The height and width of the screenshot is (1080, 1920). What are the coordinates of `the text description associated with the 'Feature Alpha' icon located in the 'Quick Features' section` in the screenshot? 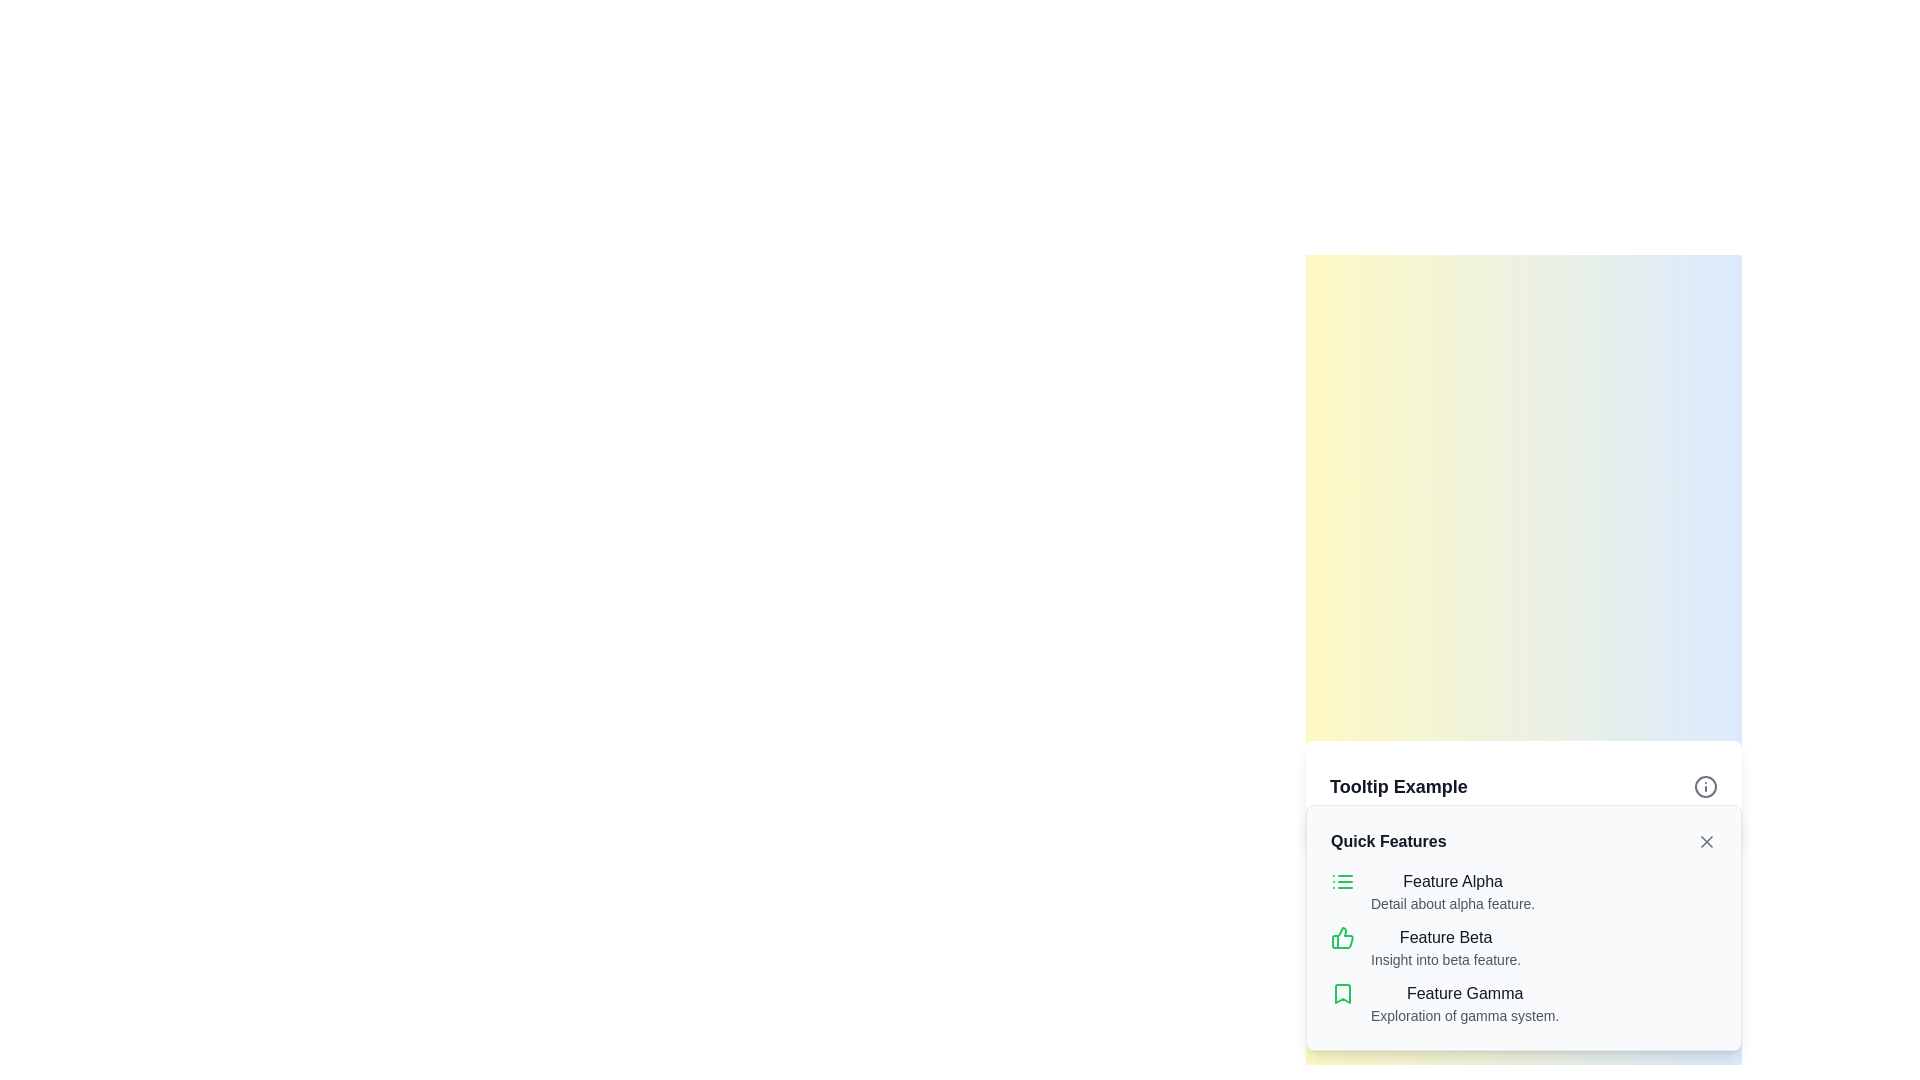 It's located at (1343, 881).